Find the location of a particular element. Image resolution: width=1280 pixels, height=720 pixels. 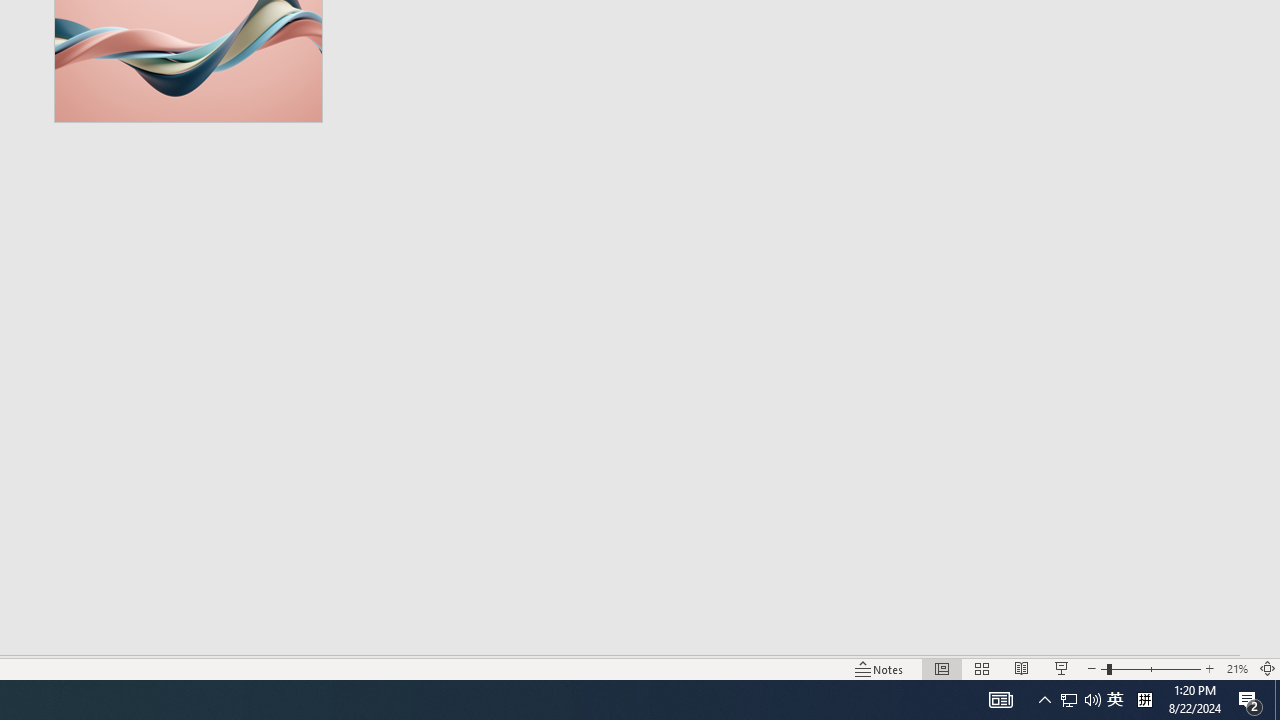

'Zoom 21%' is located at coordinates (1236, 669).